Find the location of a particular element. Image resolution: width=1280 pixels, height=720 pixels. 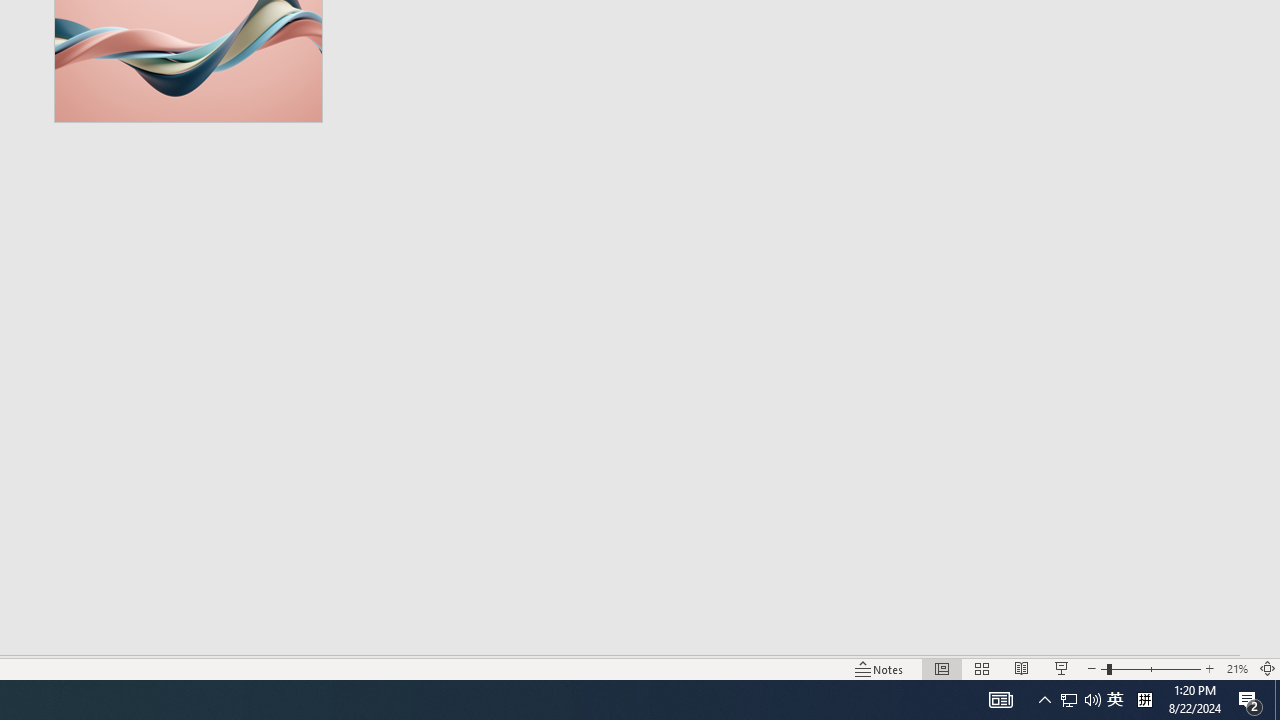

'Zoom 21%' is located at coordinates (1236, 669).